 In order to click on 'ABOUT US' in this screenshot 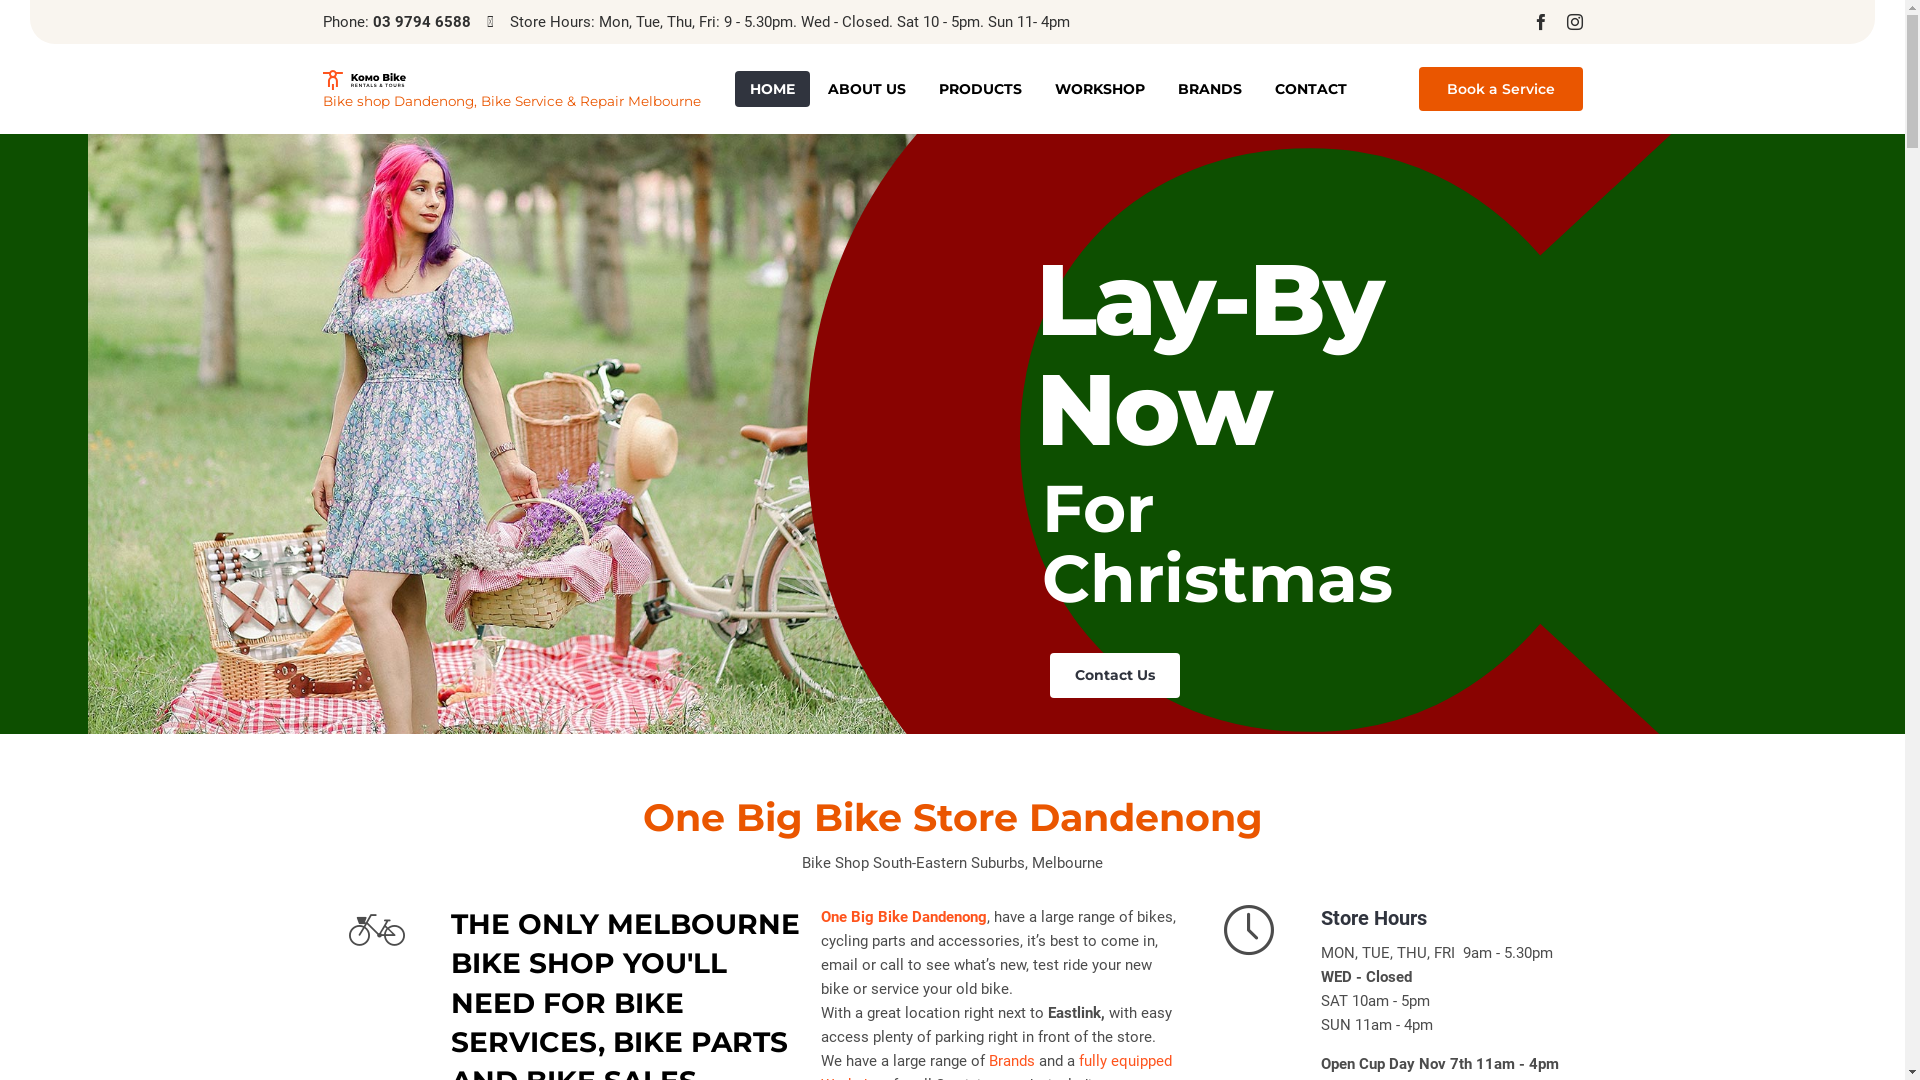, I will do `click(865, 87)`.